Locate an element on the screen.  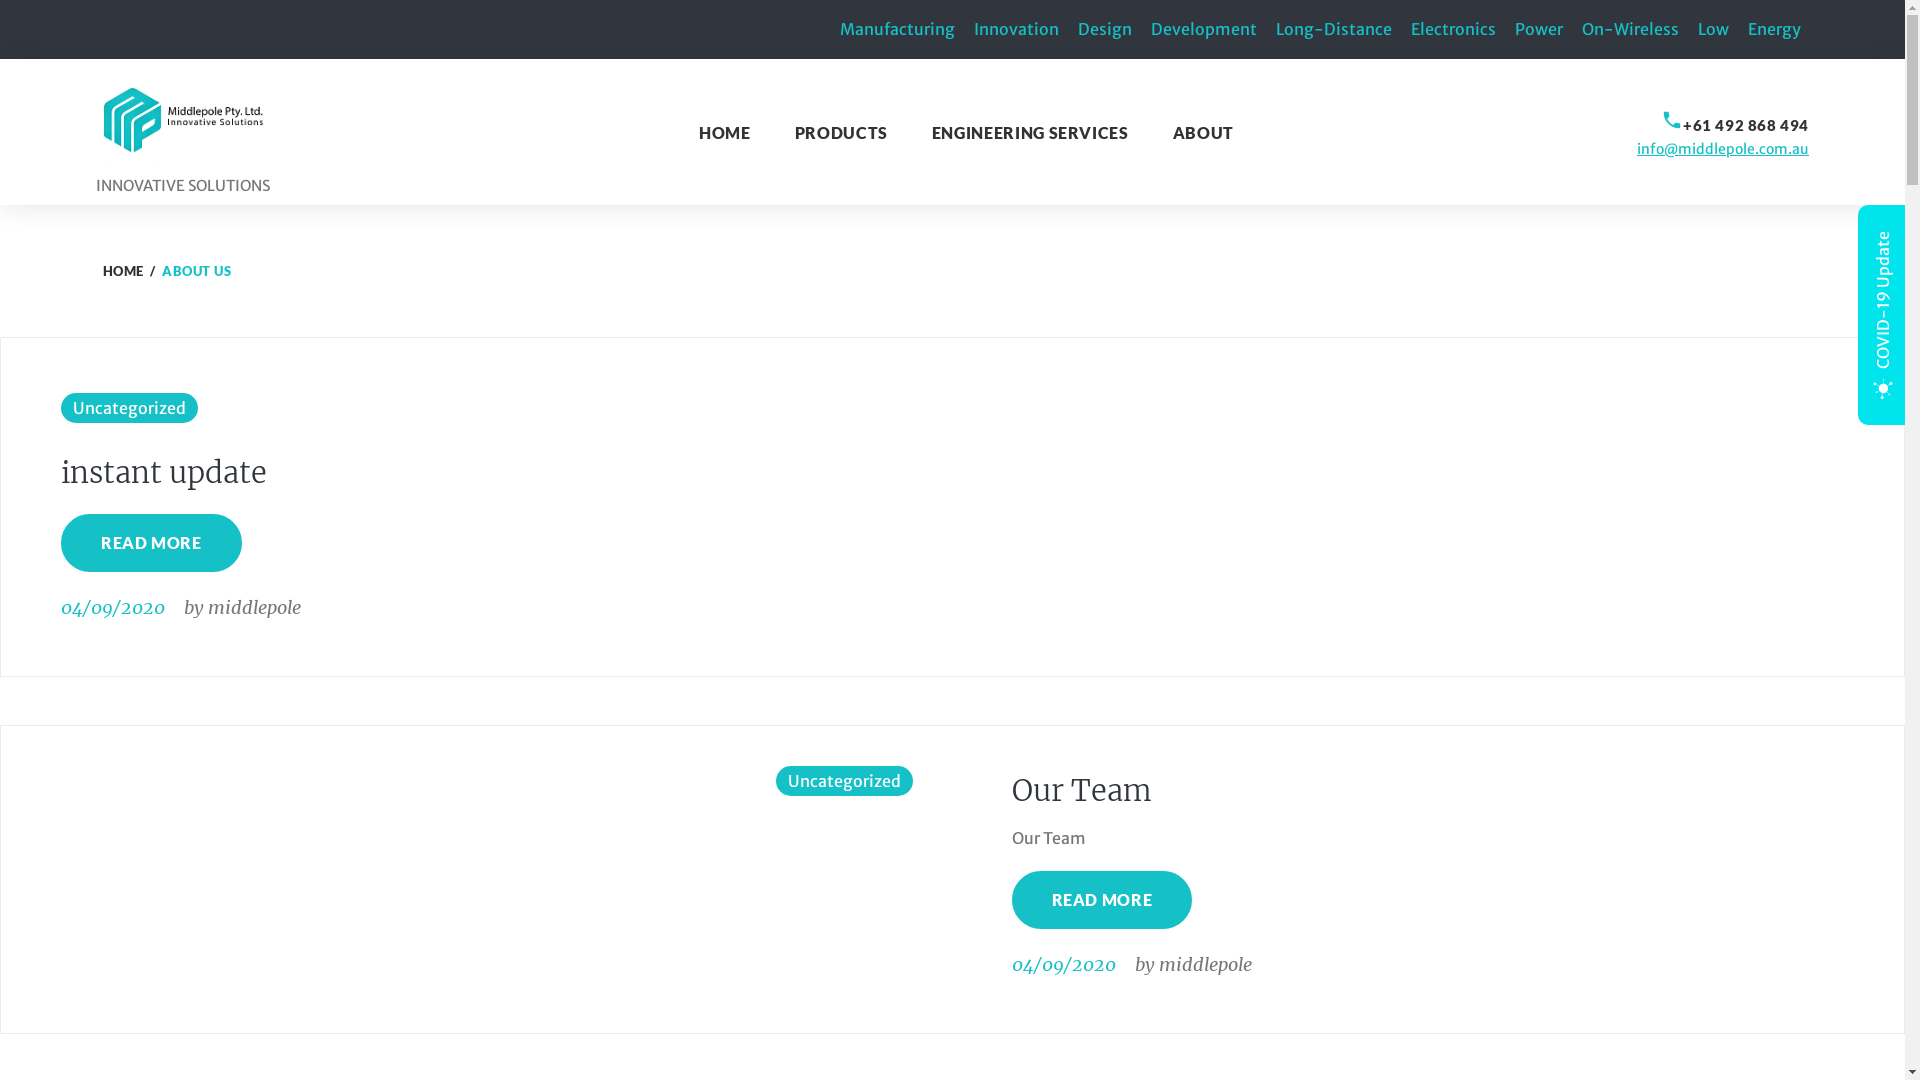
'Skip to content' is located at coordinates (0, 0).